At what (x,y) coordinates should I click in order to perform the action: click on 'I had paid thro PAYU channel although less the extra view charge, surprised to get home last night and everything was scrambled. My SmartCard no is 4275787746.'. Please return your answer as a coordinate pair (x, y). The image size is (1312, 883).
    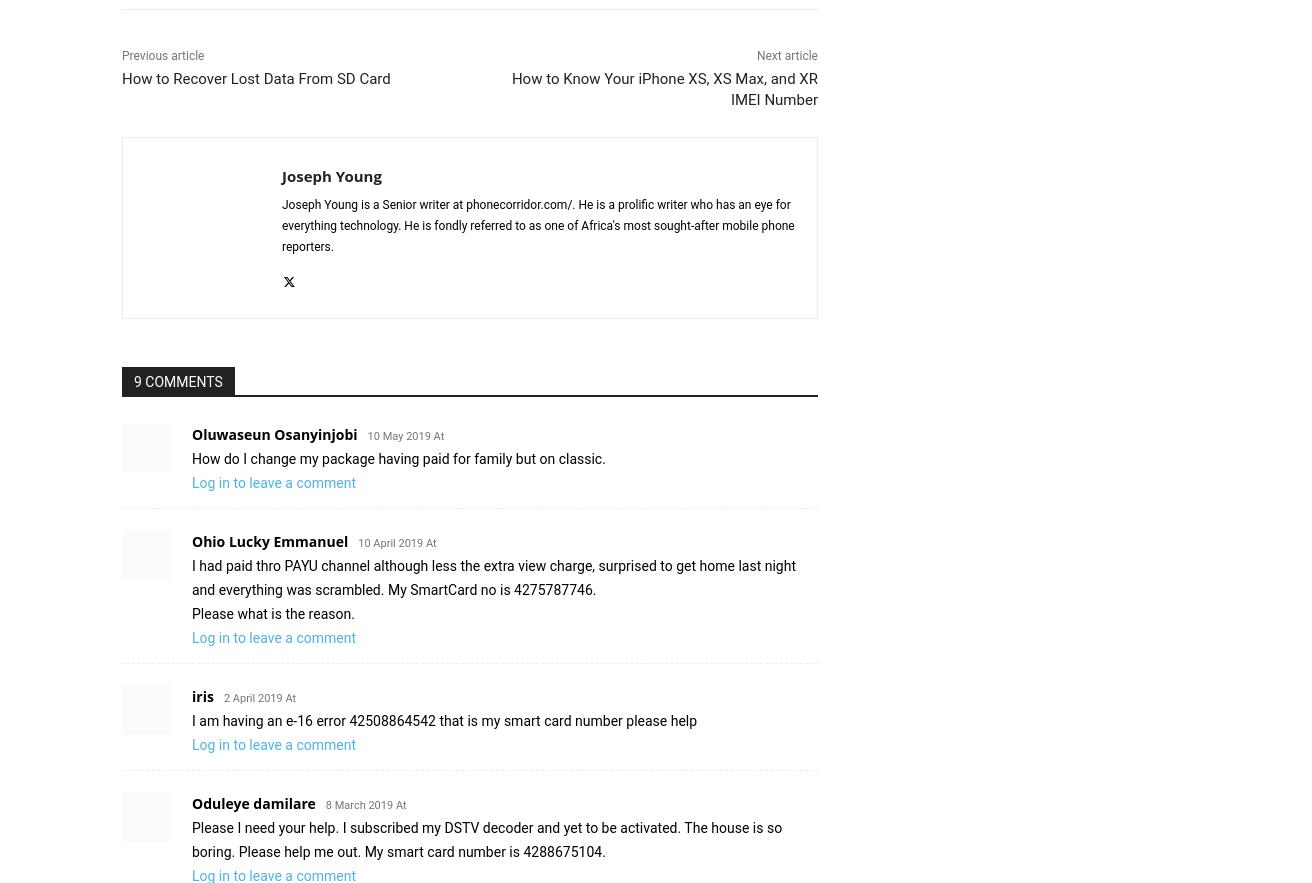
    Looking at the image, I should click on (492, 577).